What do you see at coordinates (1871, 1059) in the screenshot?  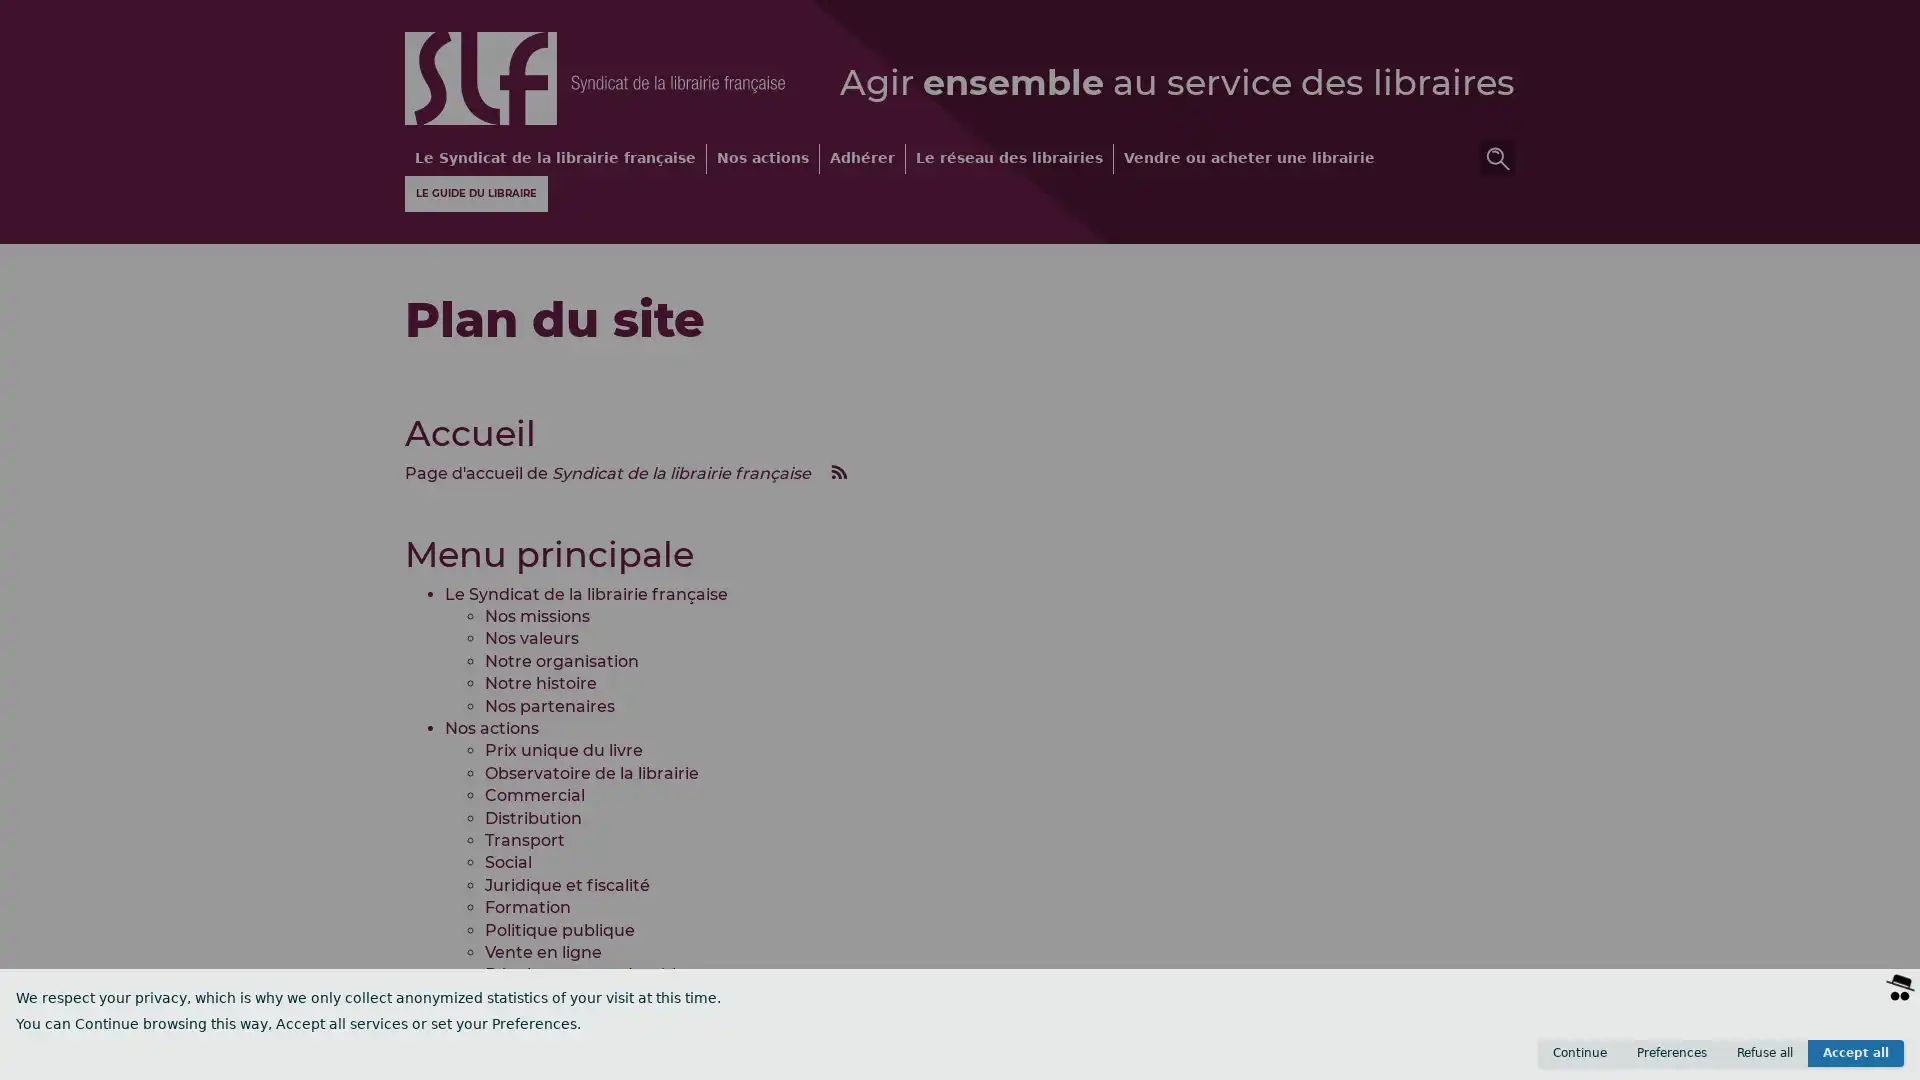 I see `Save` at bounding box center [1871, 1059].